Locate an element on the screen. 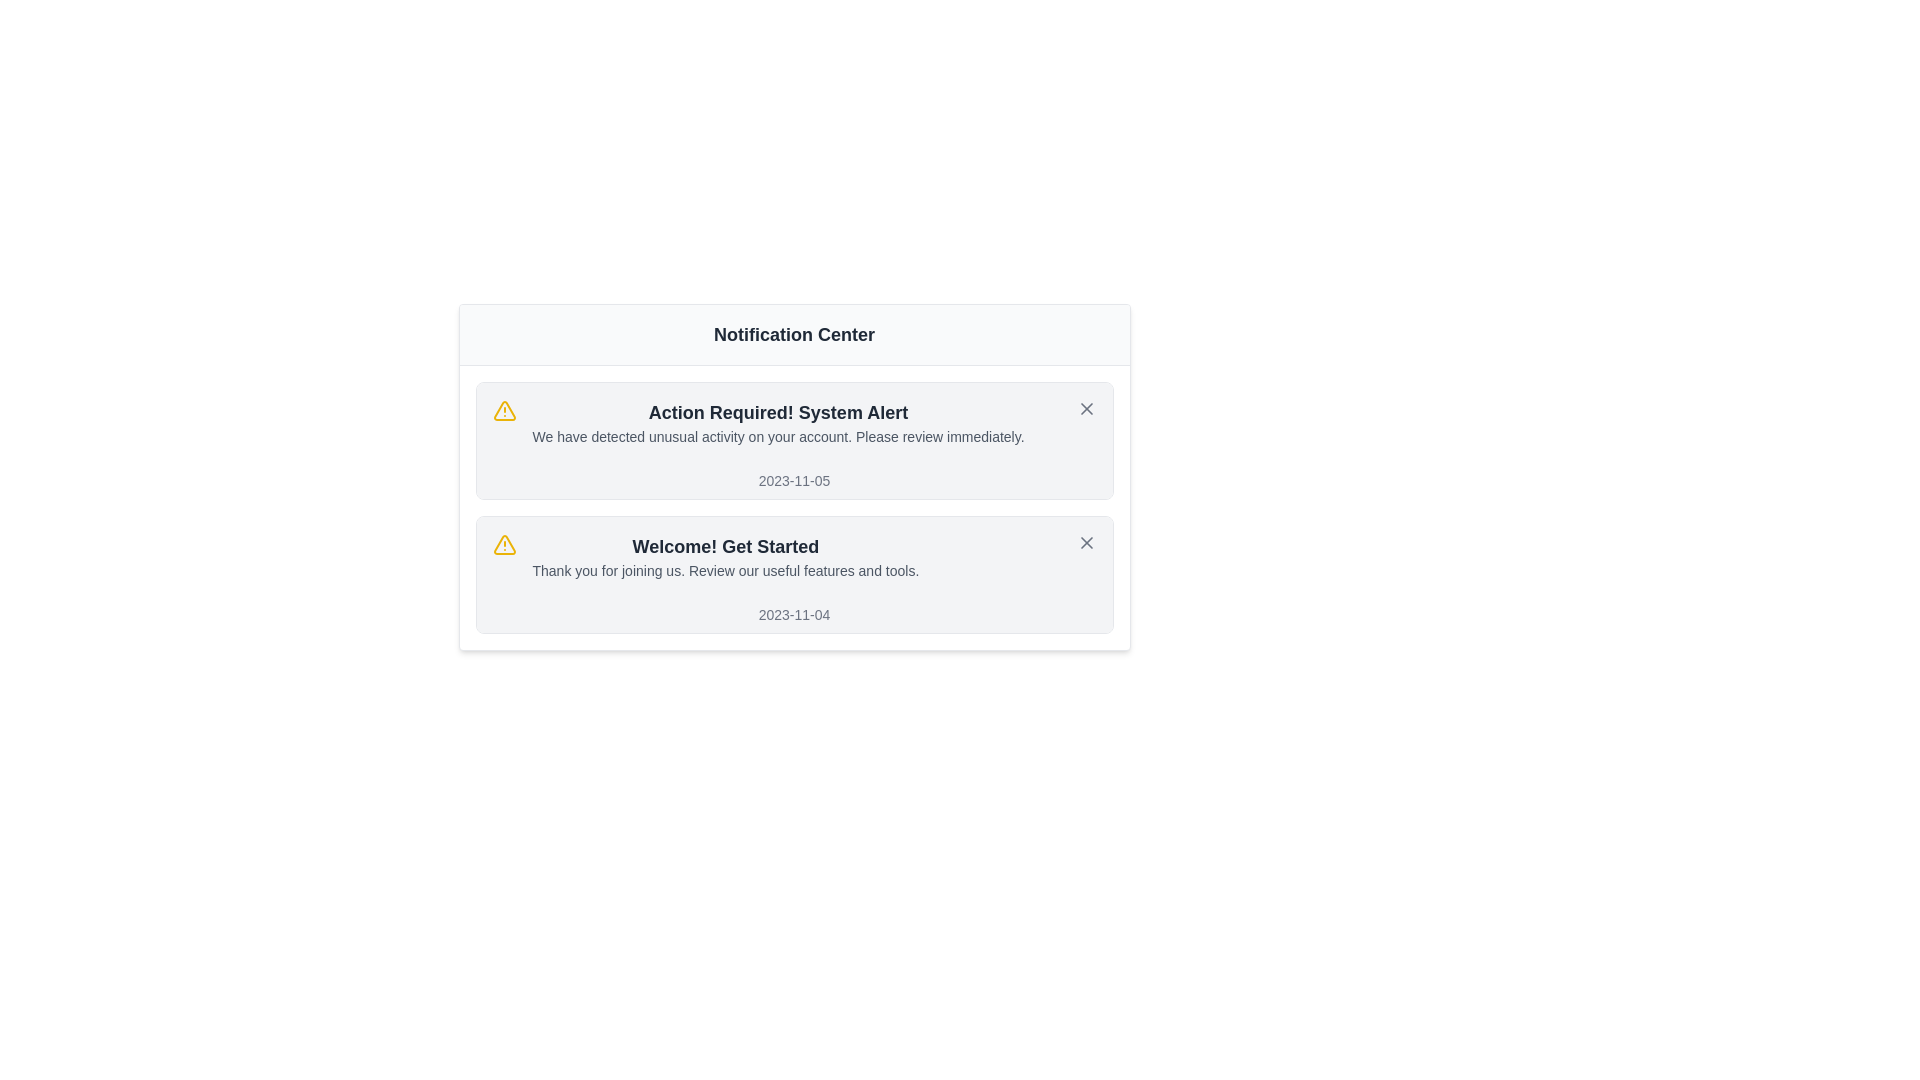  the supplementary text information located below the title 'Welcome! Get Started' in the second notification box is located at coordinates (724, 570).